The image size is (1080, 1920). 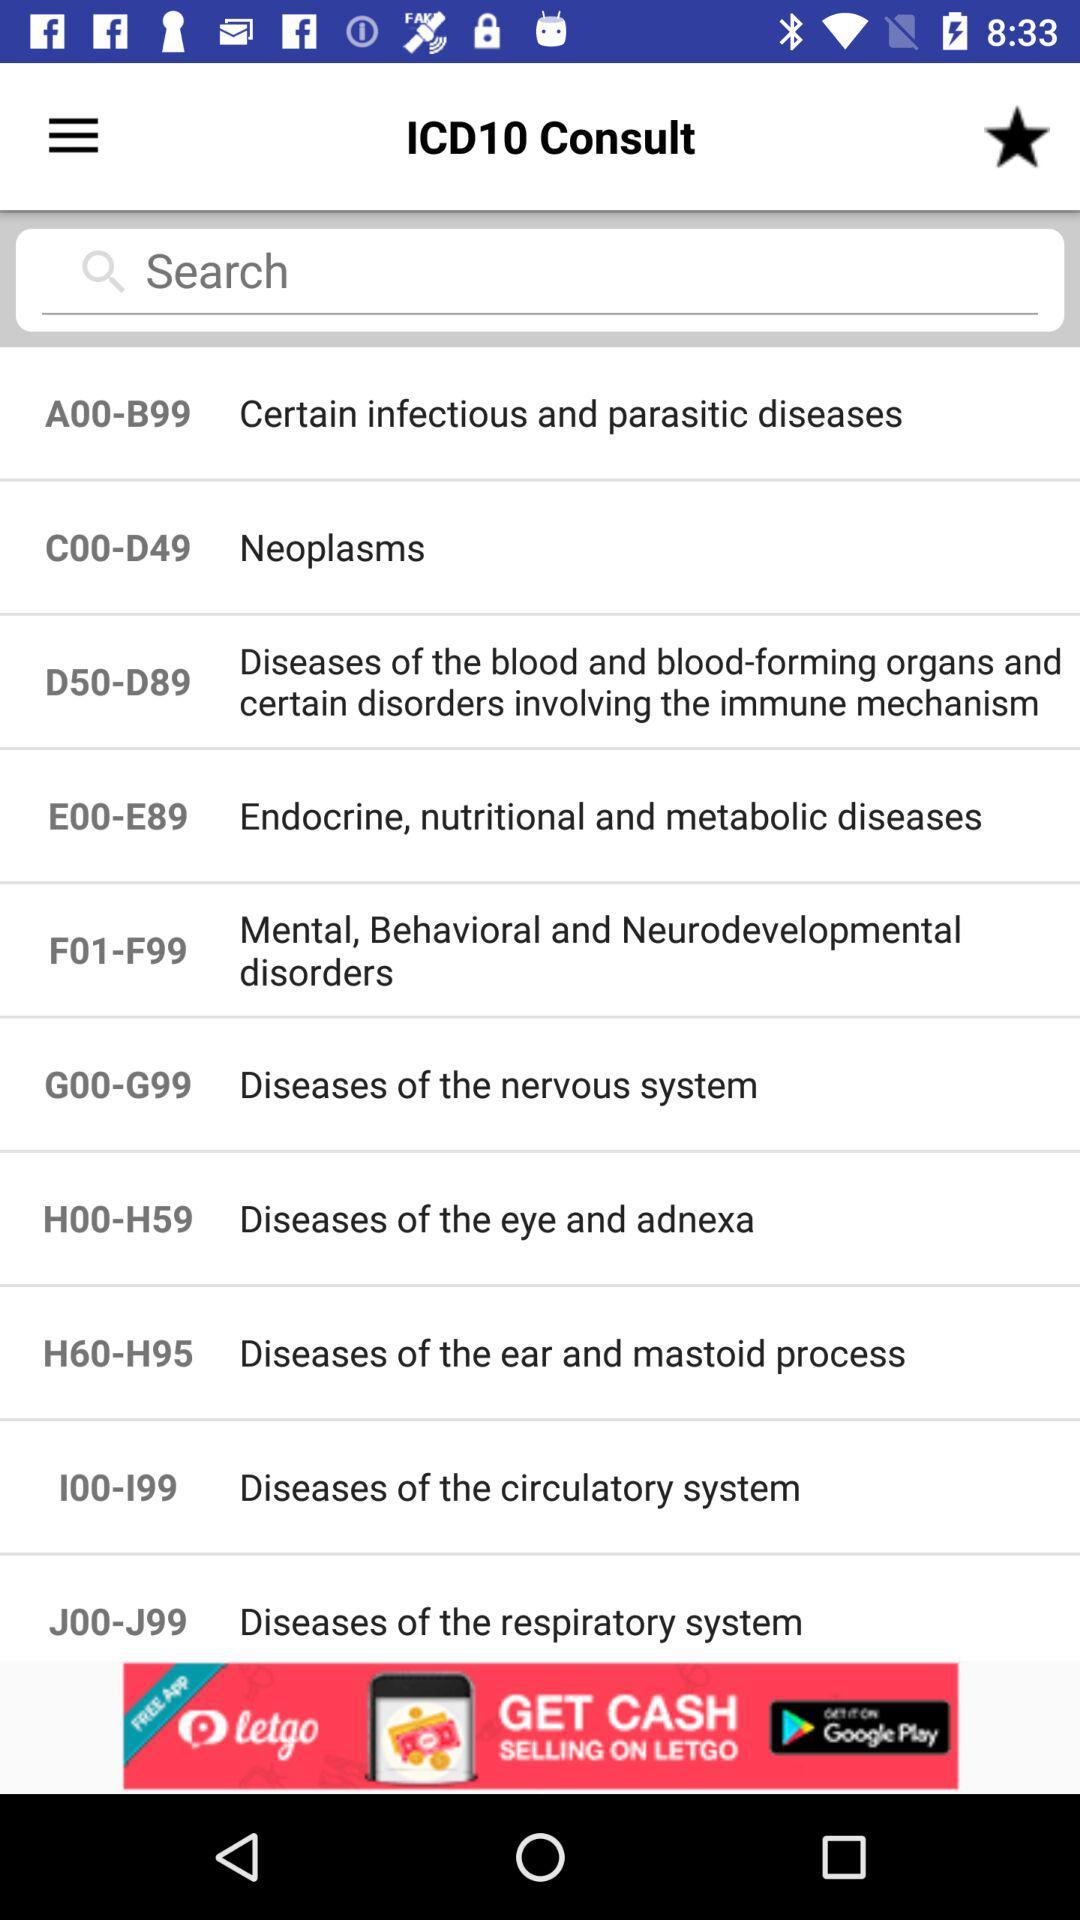 I want to click on the icon to the left of the certain infectious and, so click(x=118, y=411).